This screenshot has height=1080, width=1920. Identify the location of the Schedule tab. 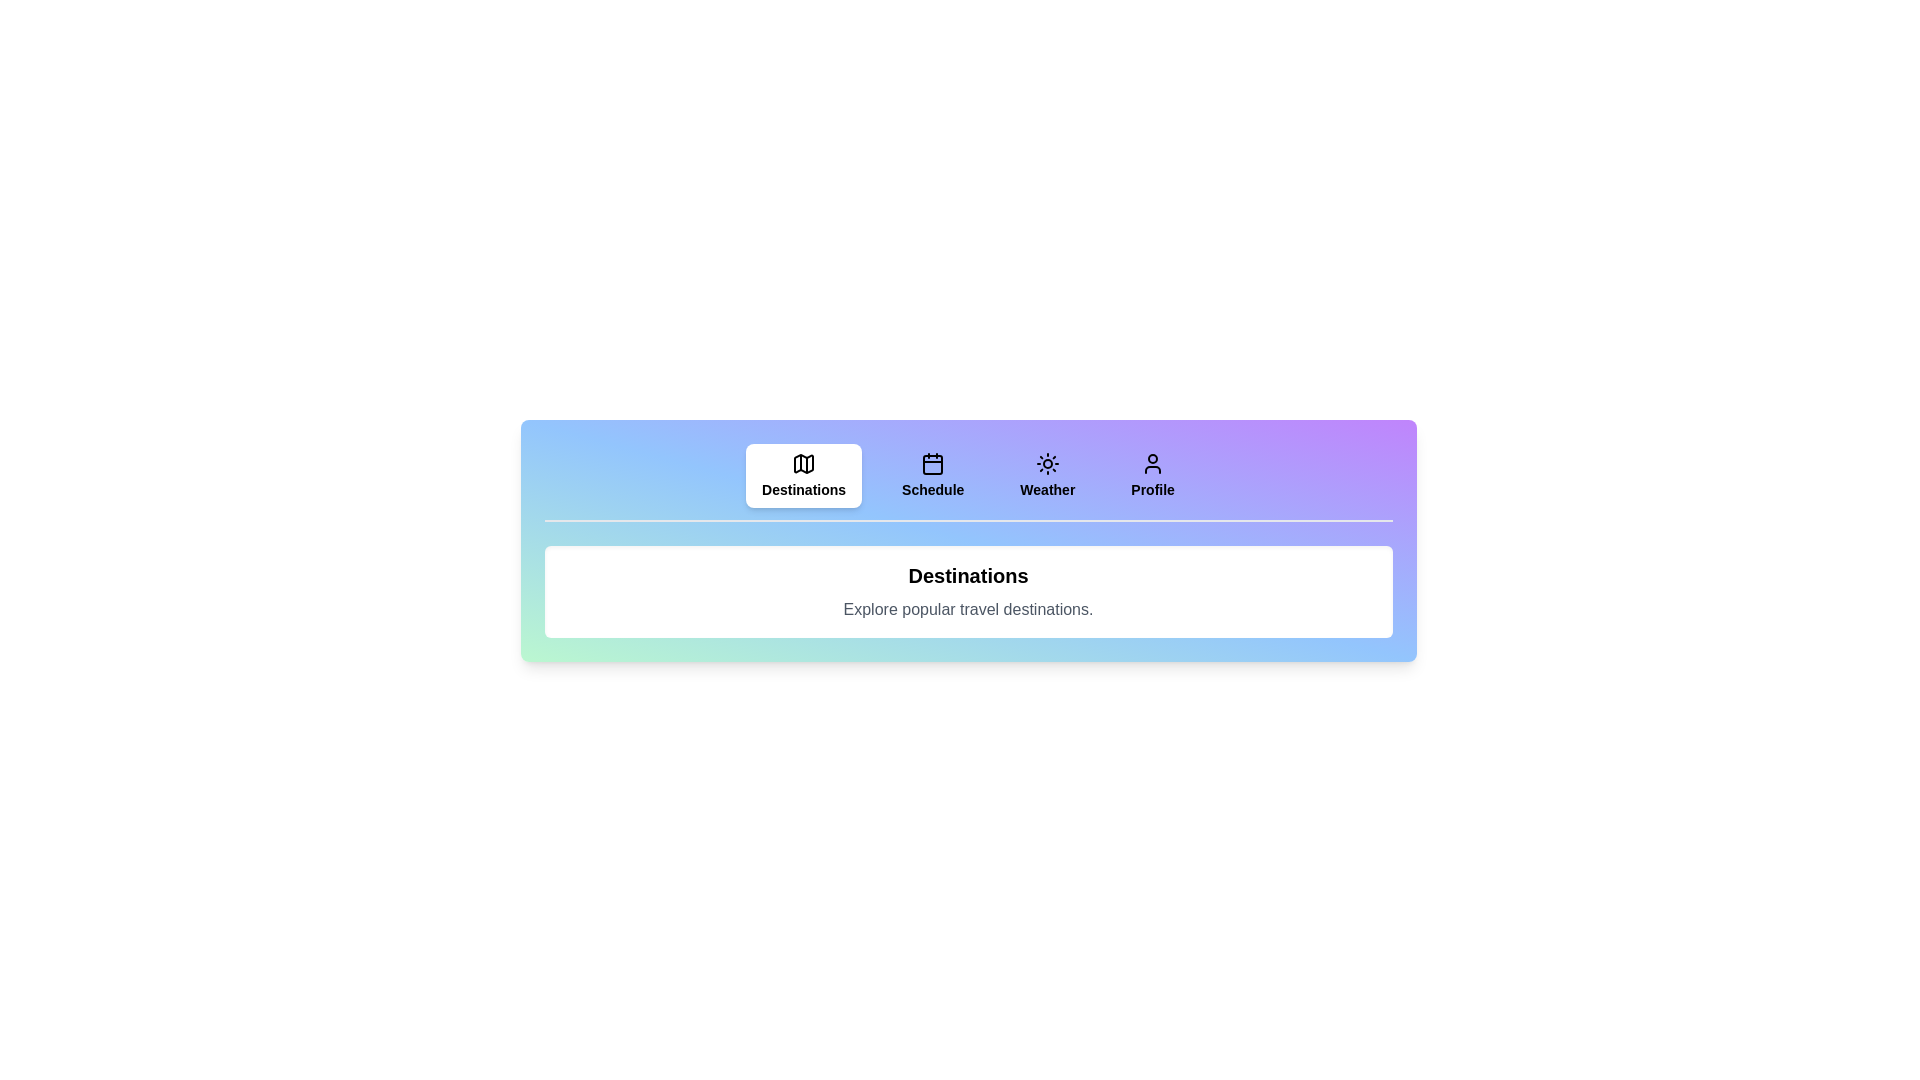
(932, 475).